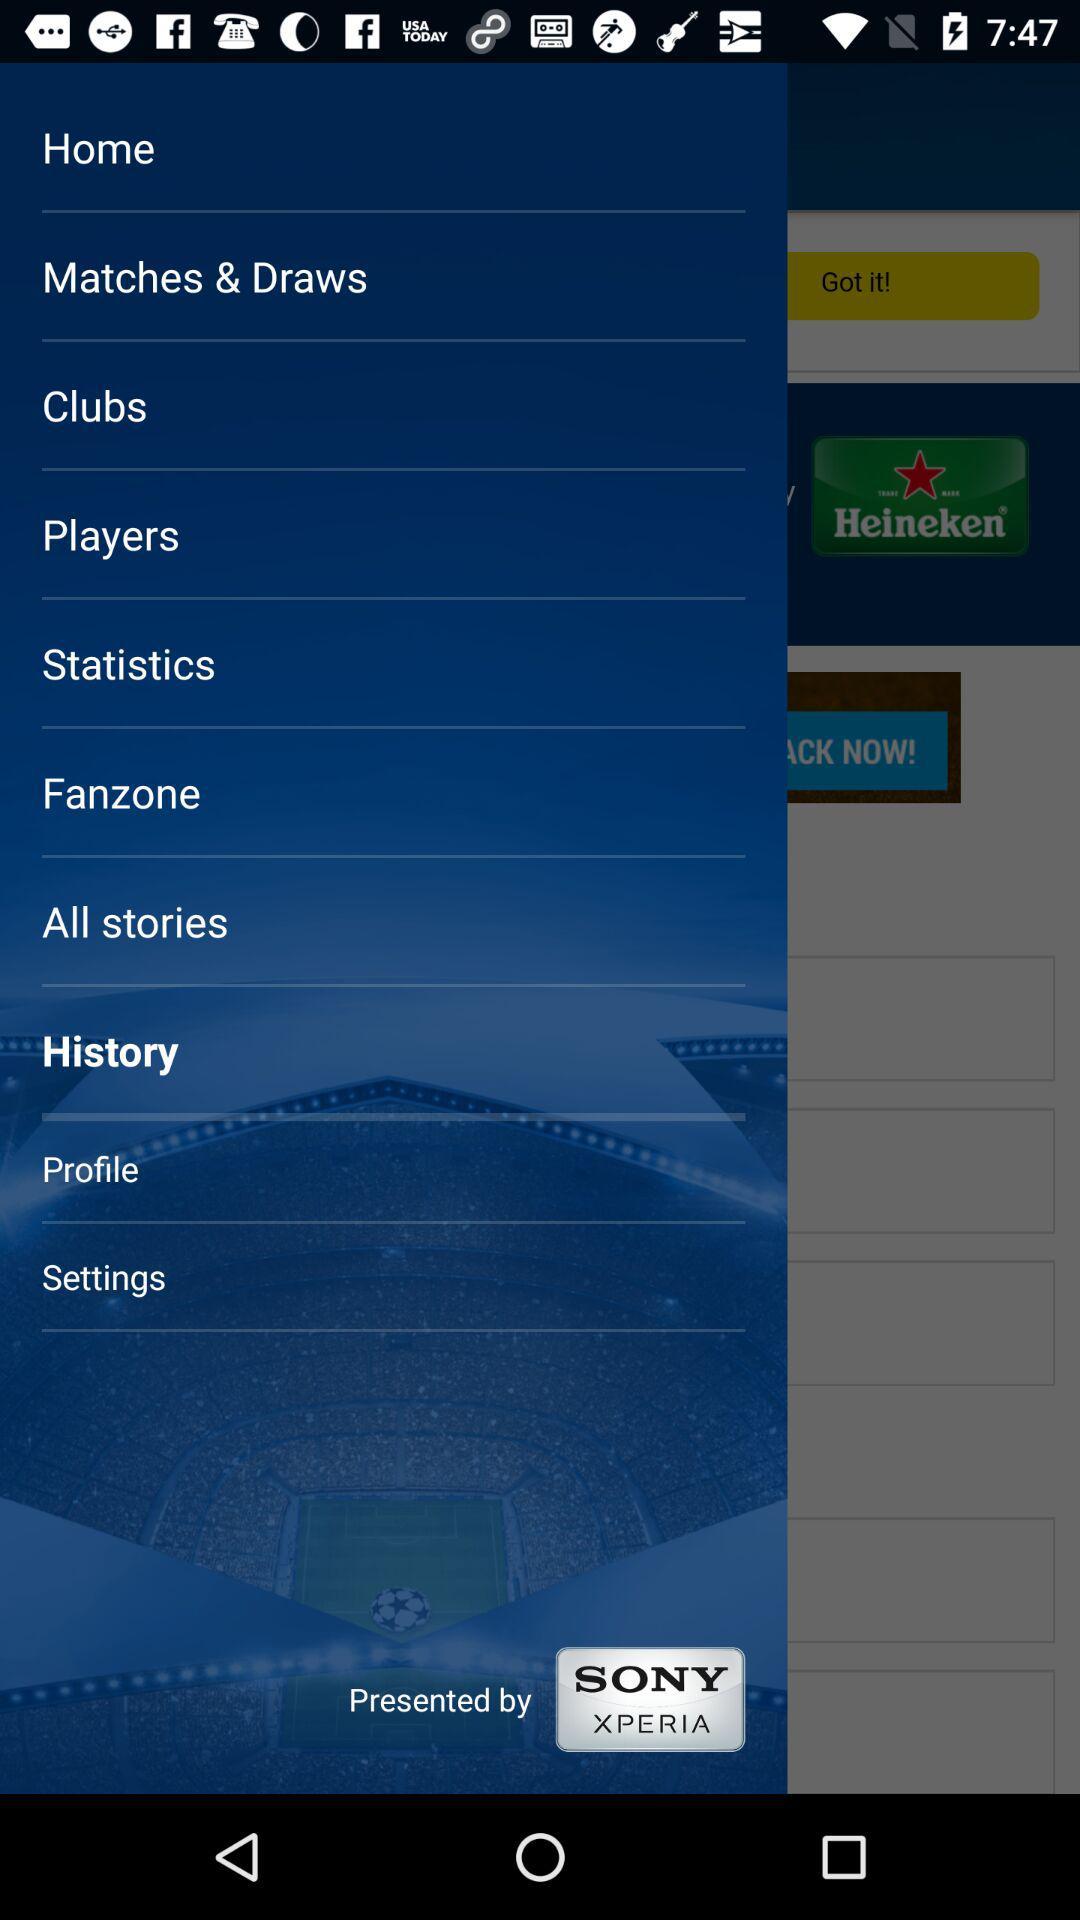 Image resolution: width=1080 pixels, height=1920 pixels. I want to click on main image screen, so click(540, 1002).